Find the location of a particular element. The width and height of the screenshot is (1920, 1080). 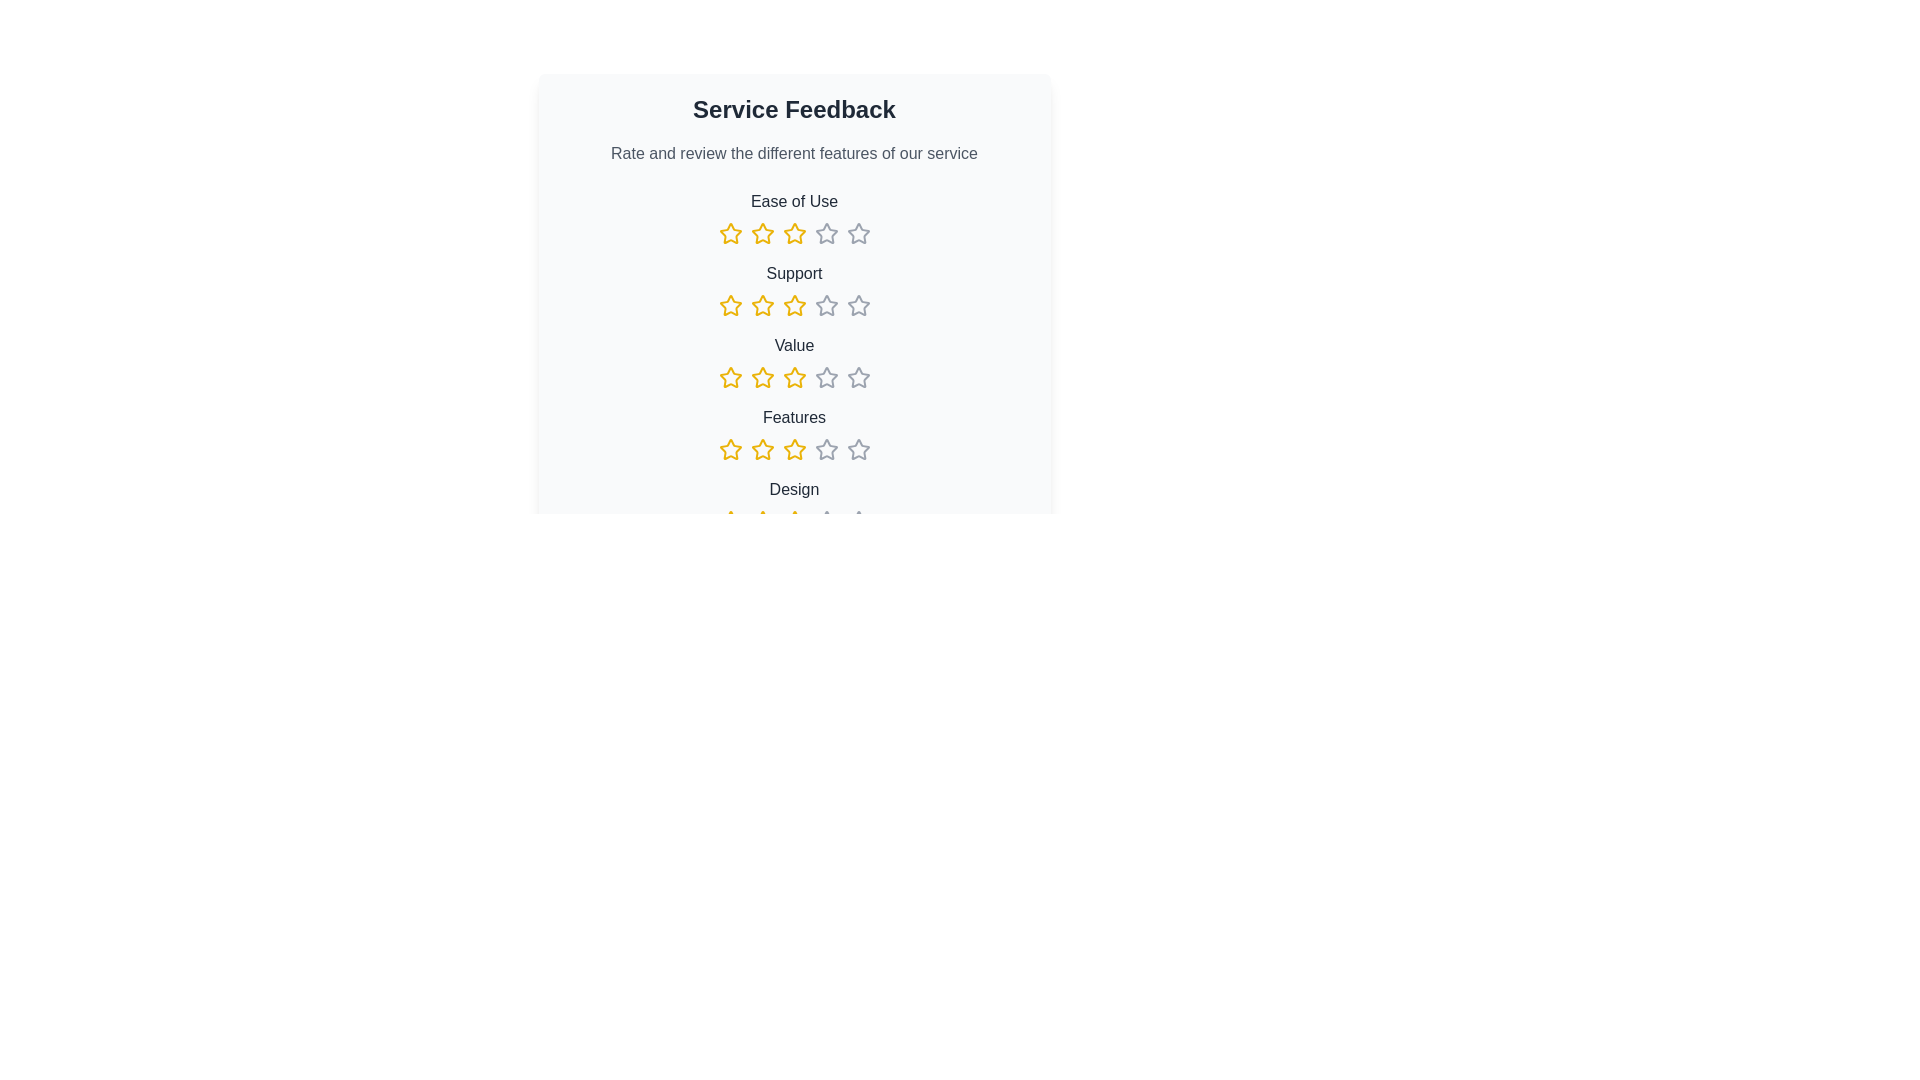

the fifth star button in the rating area for 'Features' to provide feedback and change its state from inactive to active is located at coordinates (826, 450).